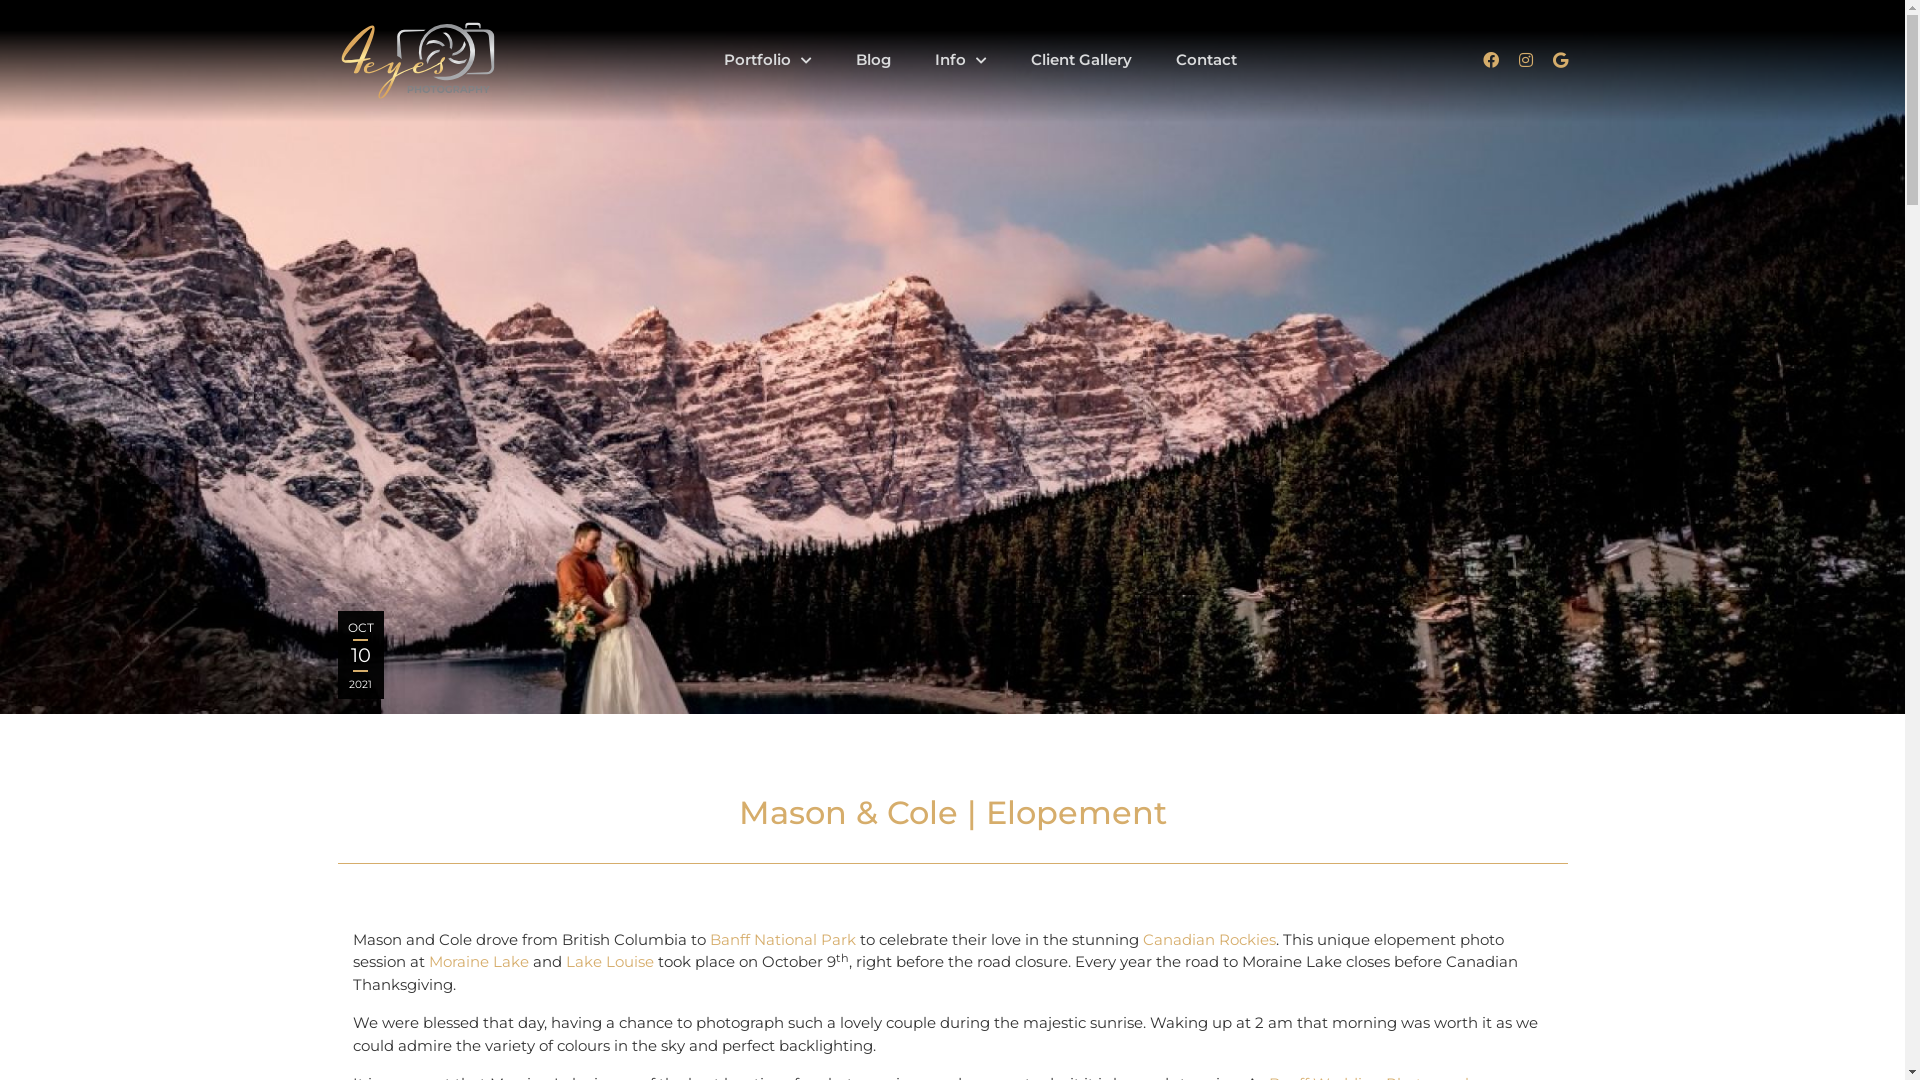 The image size is (1920, 1080). Describe the element at coordinates (704, 58) in the screenshot. I see `'Portfolio'` at that location.